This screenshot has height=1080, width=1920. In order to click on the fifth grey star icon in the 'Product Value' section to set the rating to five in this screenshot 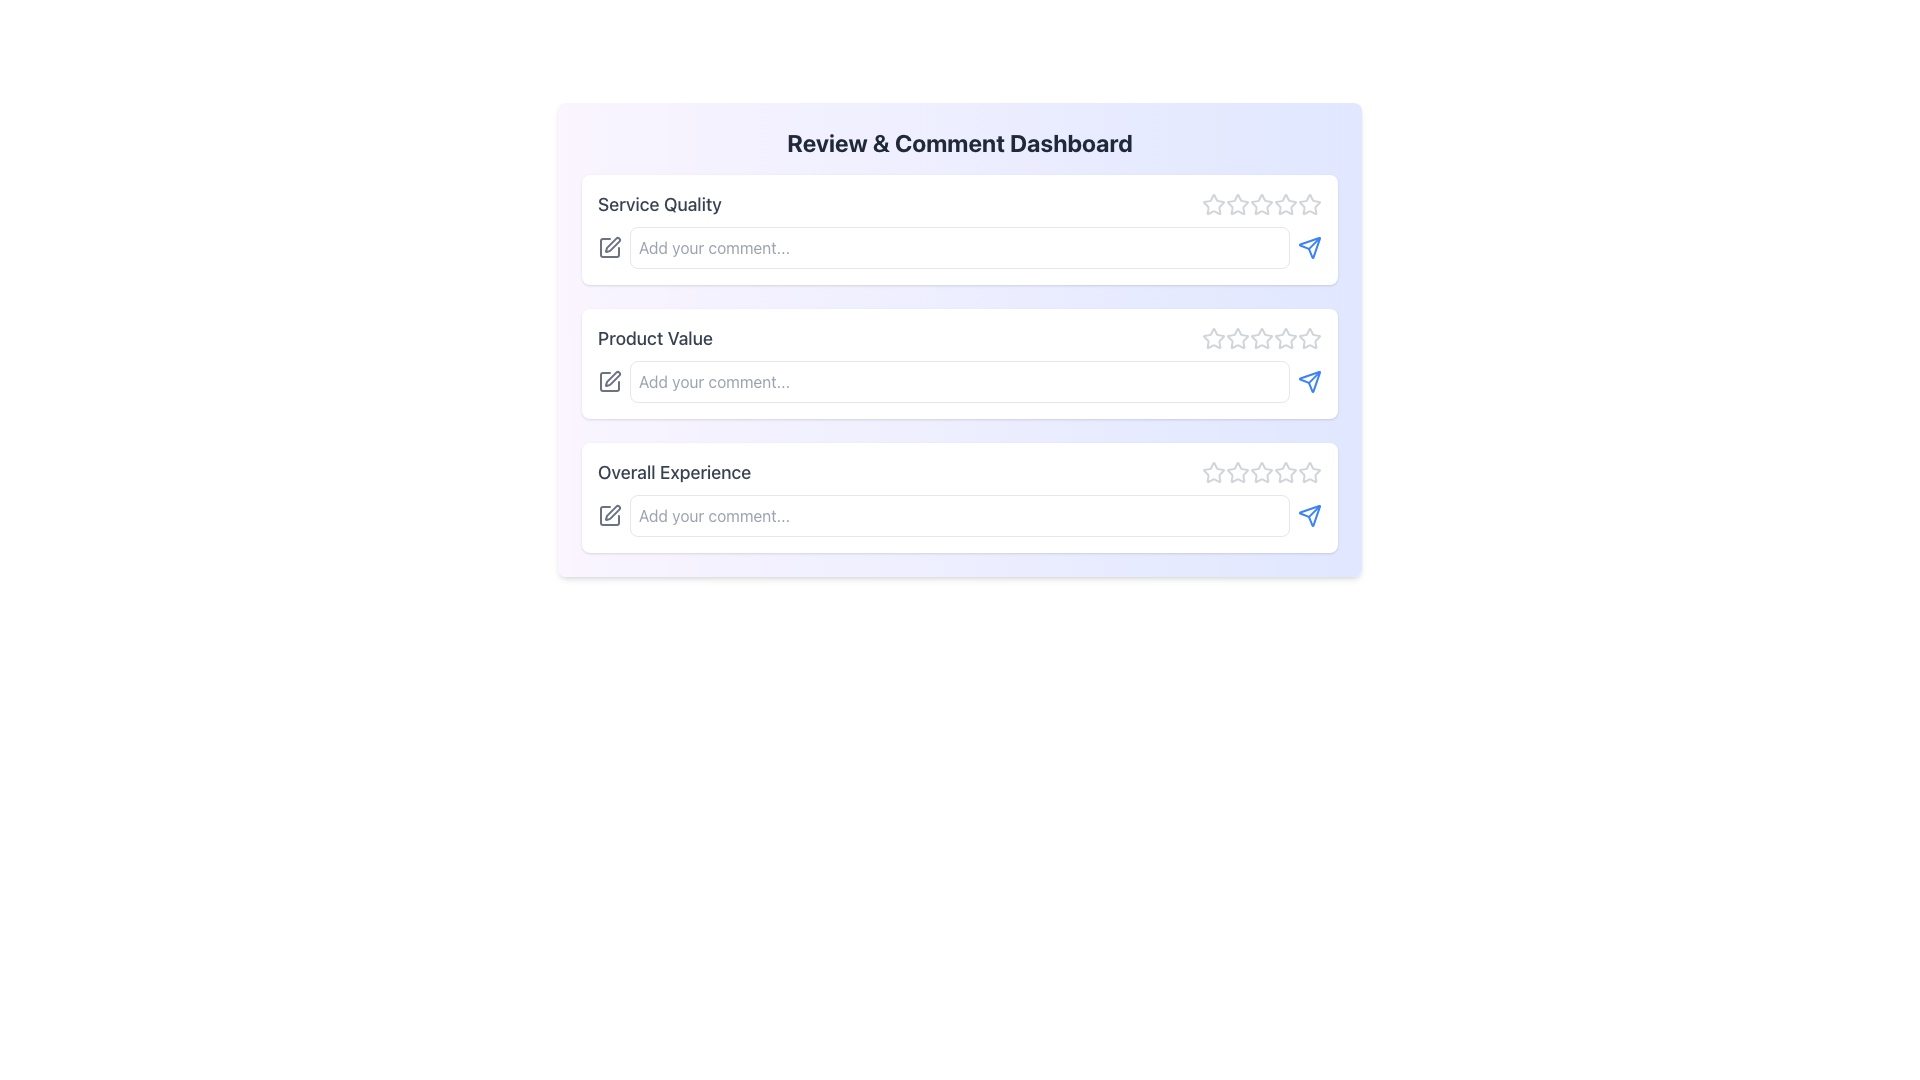, I will do `click(1309, 337)`.